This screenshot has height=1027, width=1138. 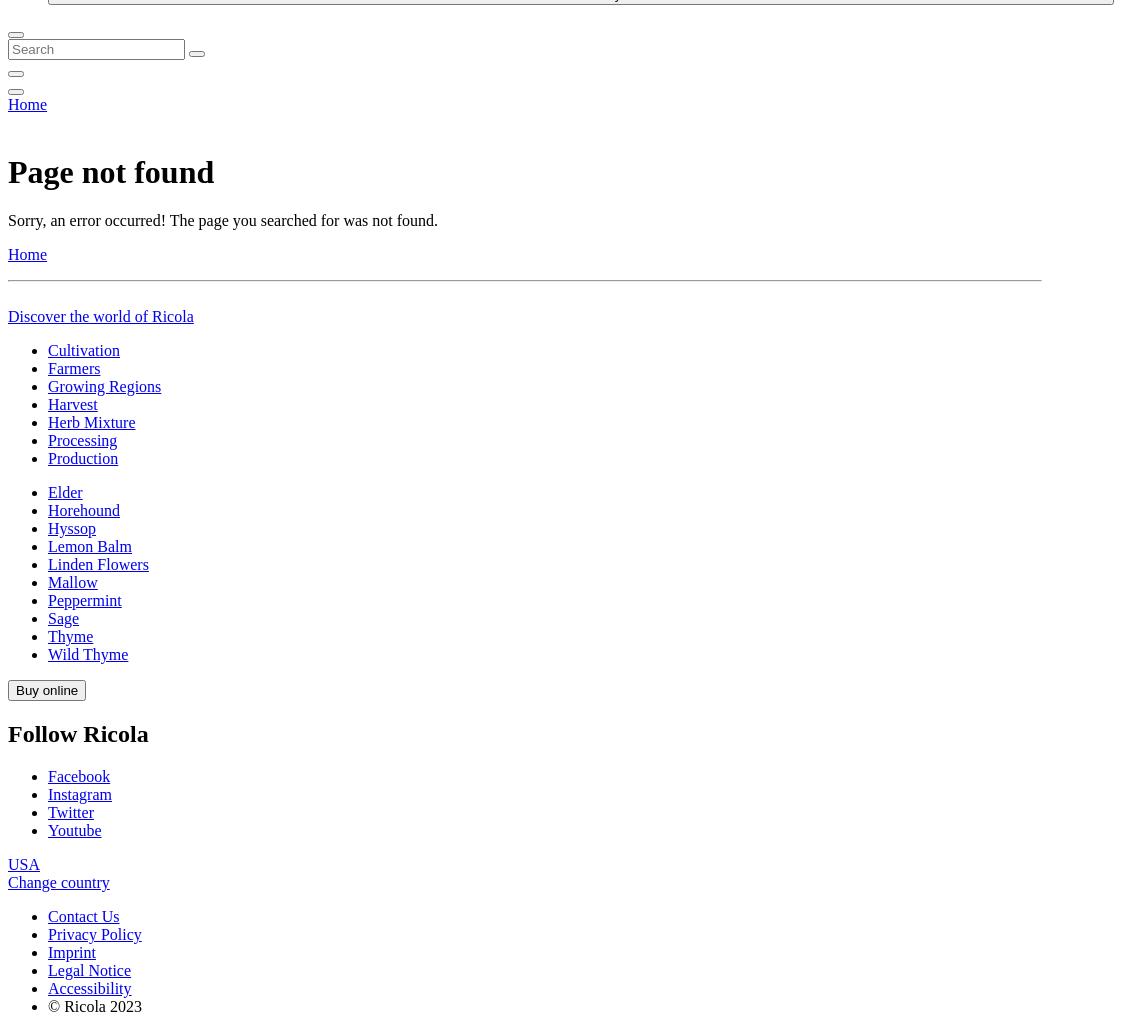 I want to click on 'Sorry, an error occurred! The page you searched for was not found.', so click(x=7, y=796).